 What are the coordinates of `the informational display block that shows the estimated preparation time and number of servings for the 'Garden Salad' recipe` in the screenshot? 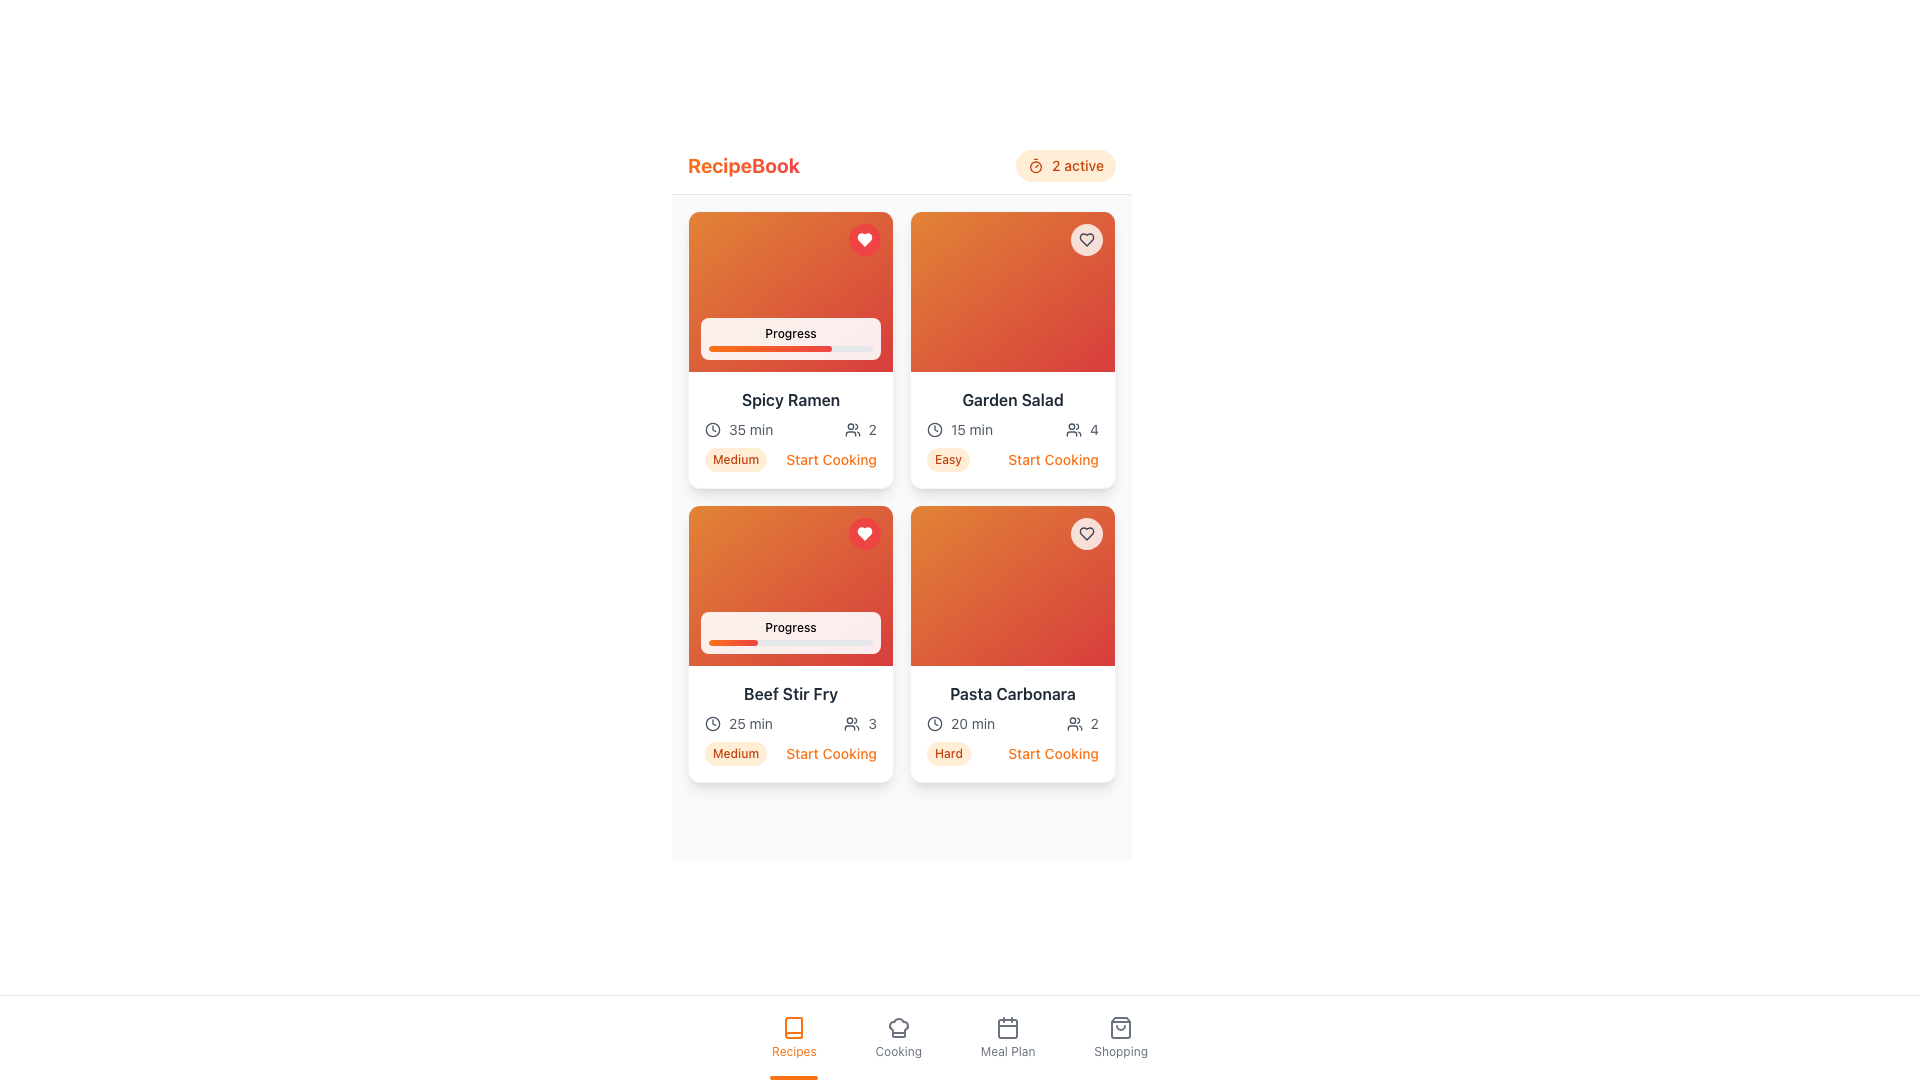 It's located at (1012, 428).